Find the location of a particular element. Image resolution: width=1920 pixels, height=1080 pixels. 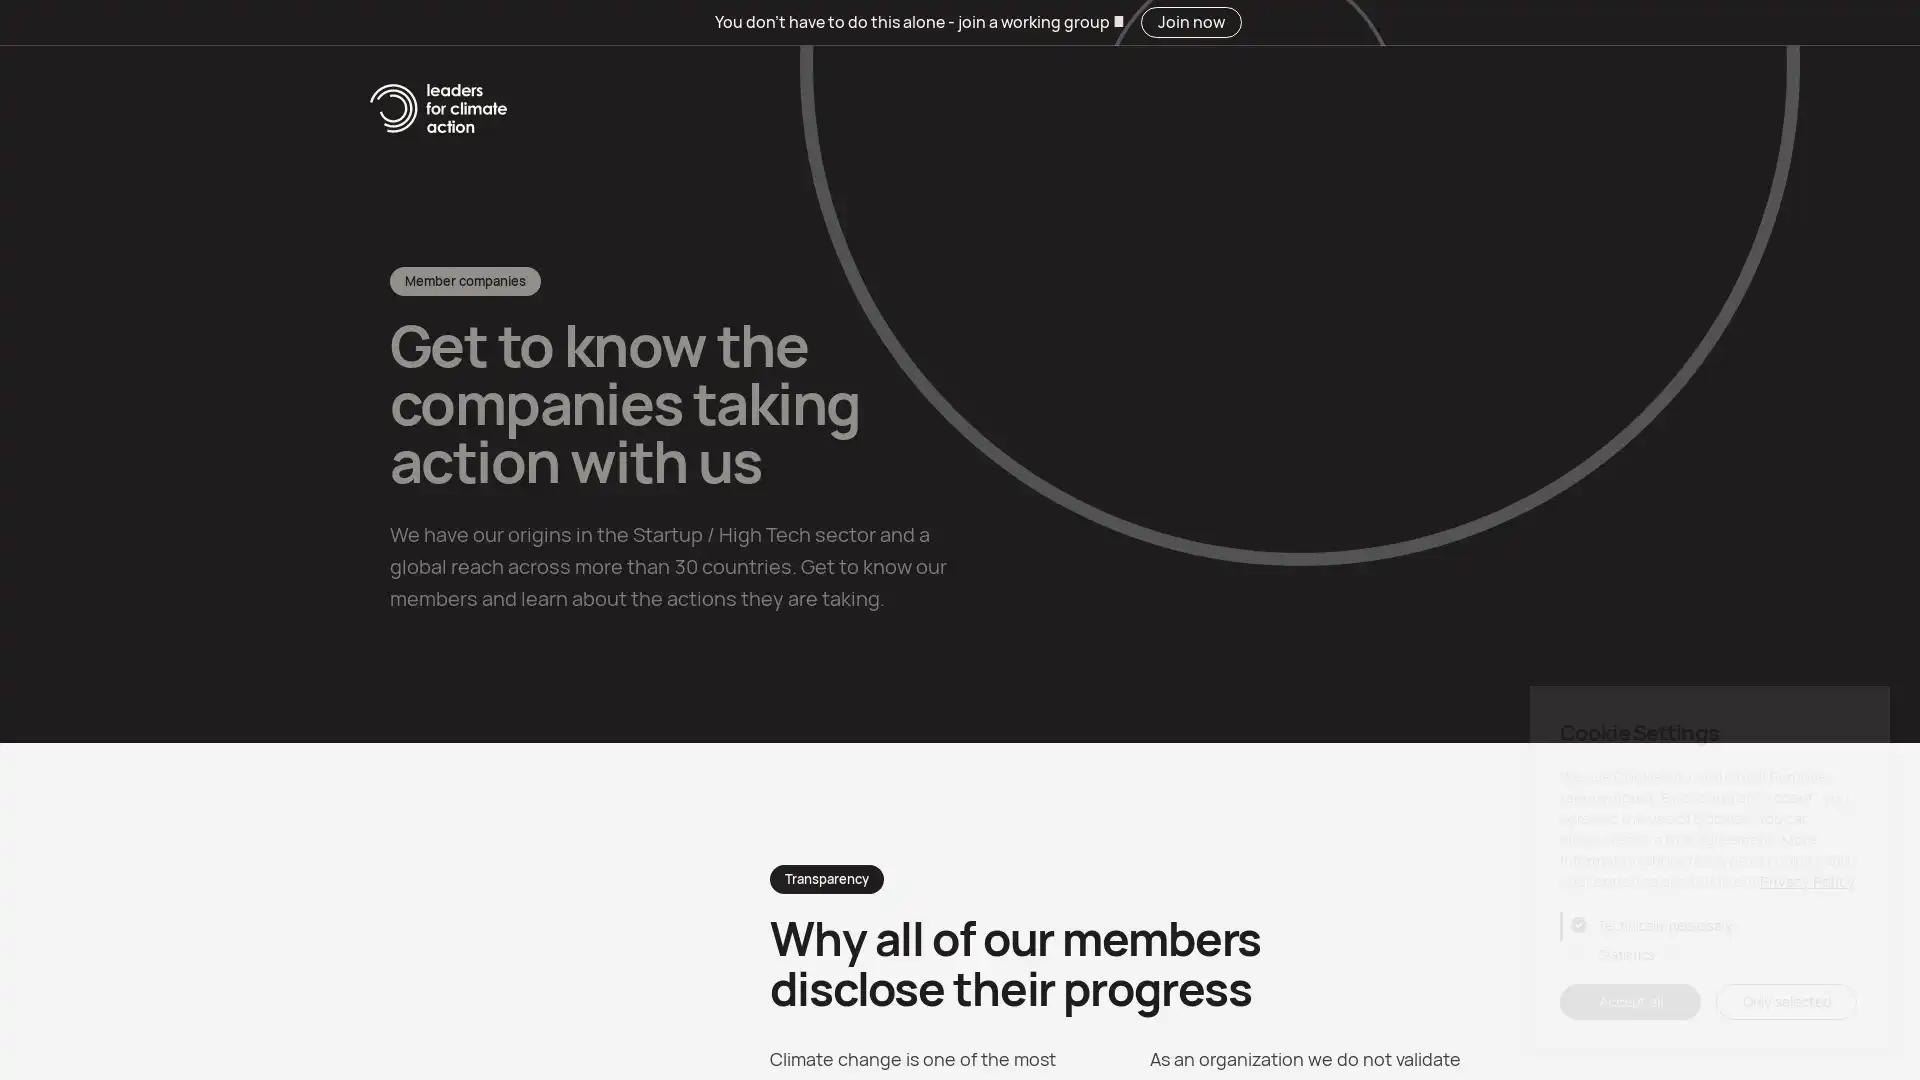

Join now is located at coordinates (1190, 22).